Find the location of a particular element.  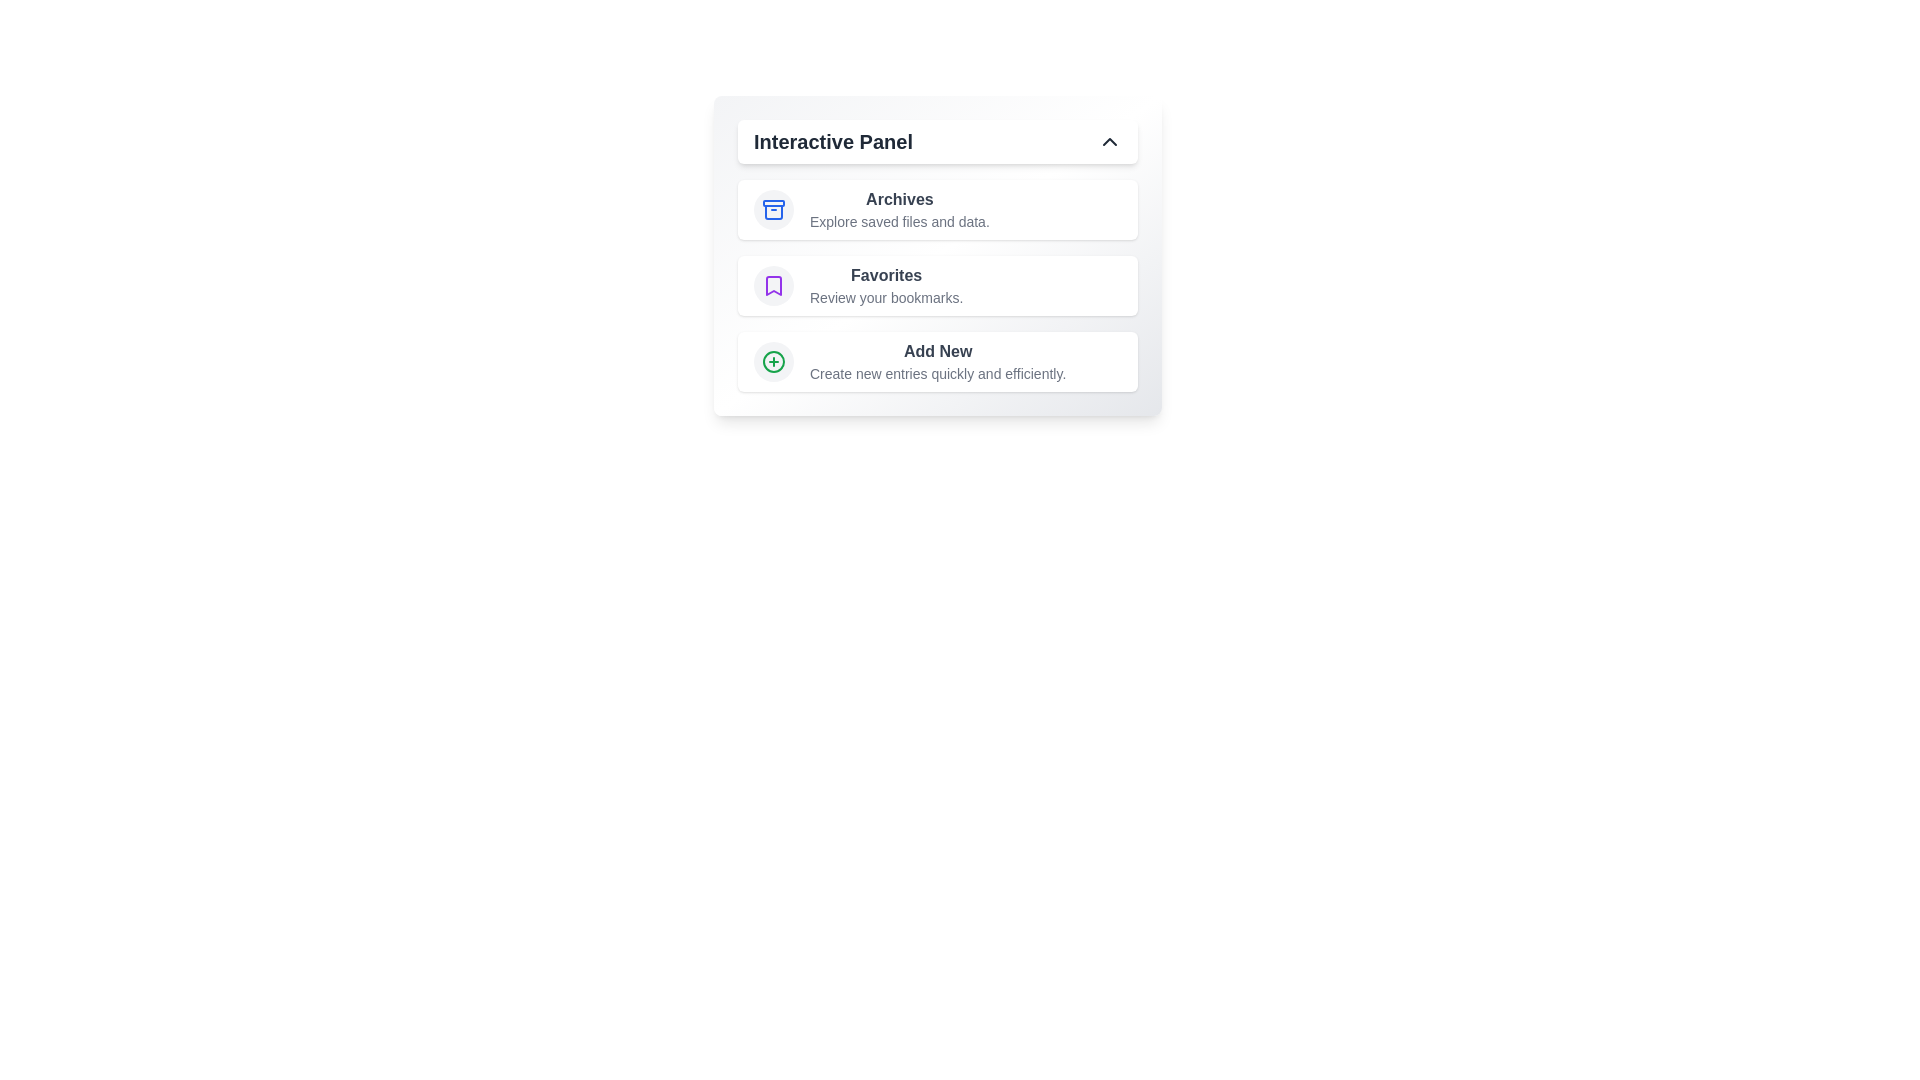

the menu item corresponding to Archives is located at coordinates (936, 209).